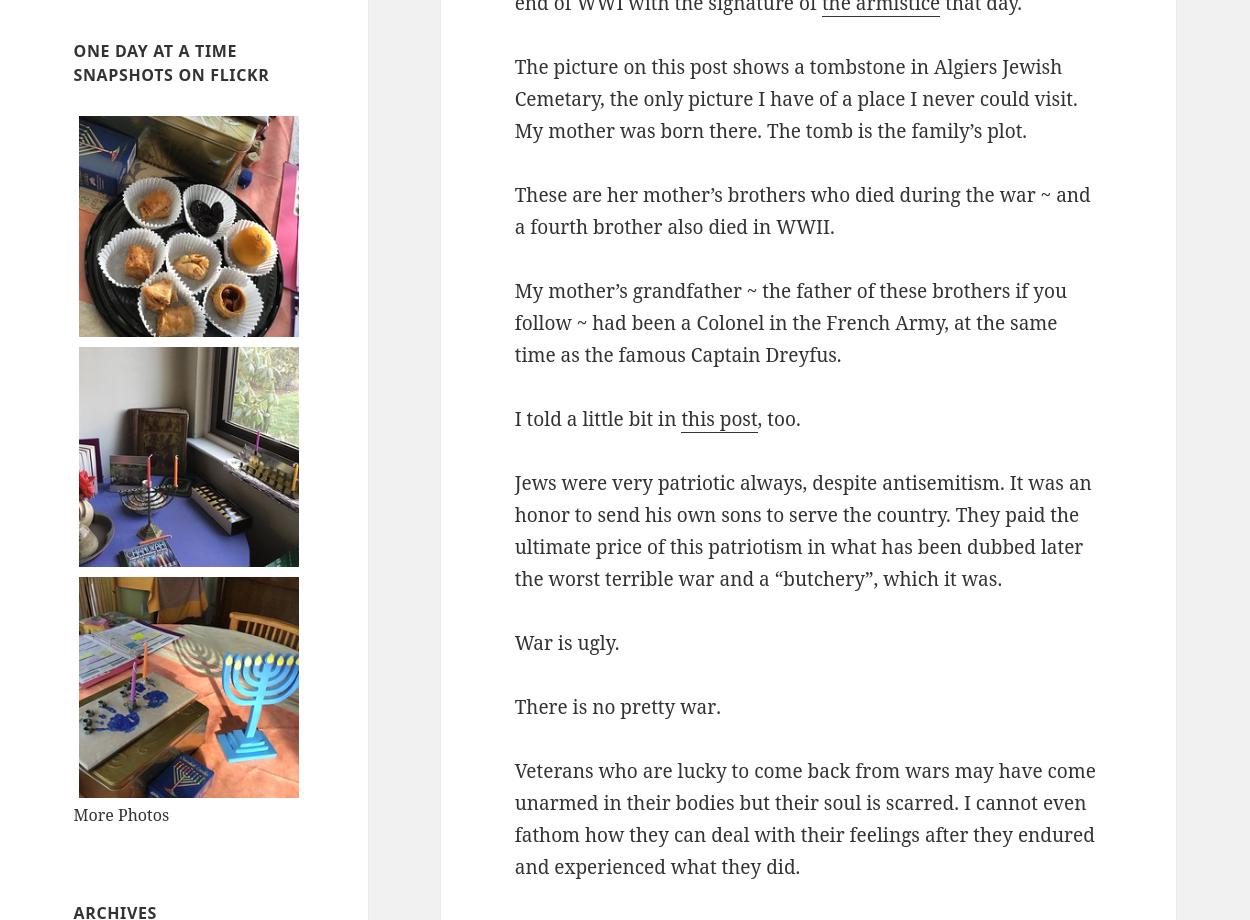 This screenshot has width=1250, height=920. I want to click on 'My mother’s grandfather ~ the father of these brothers if you follow ~ had been a Colonel in the French Army, at the same time as the famous Captain Dreyfus.', so click(790, 322).